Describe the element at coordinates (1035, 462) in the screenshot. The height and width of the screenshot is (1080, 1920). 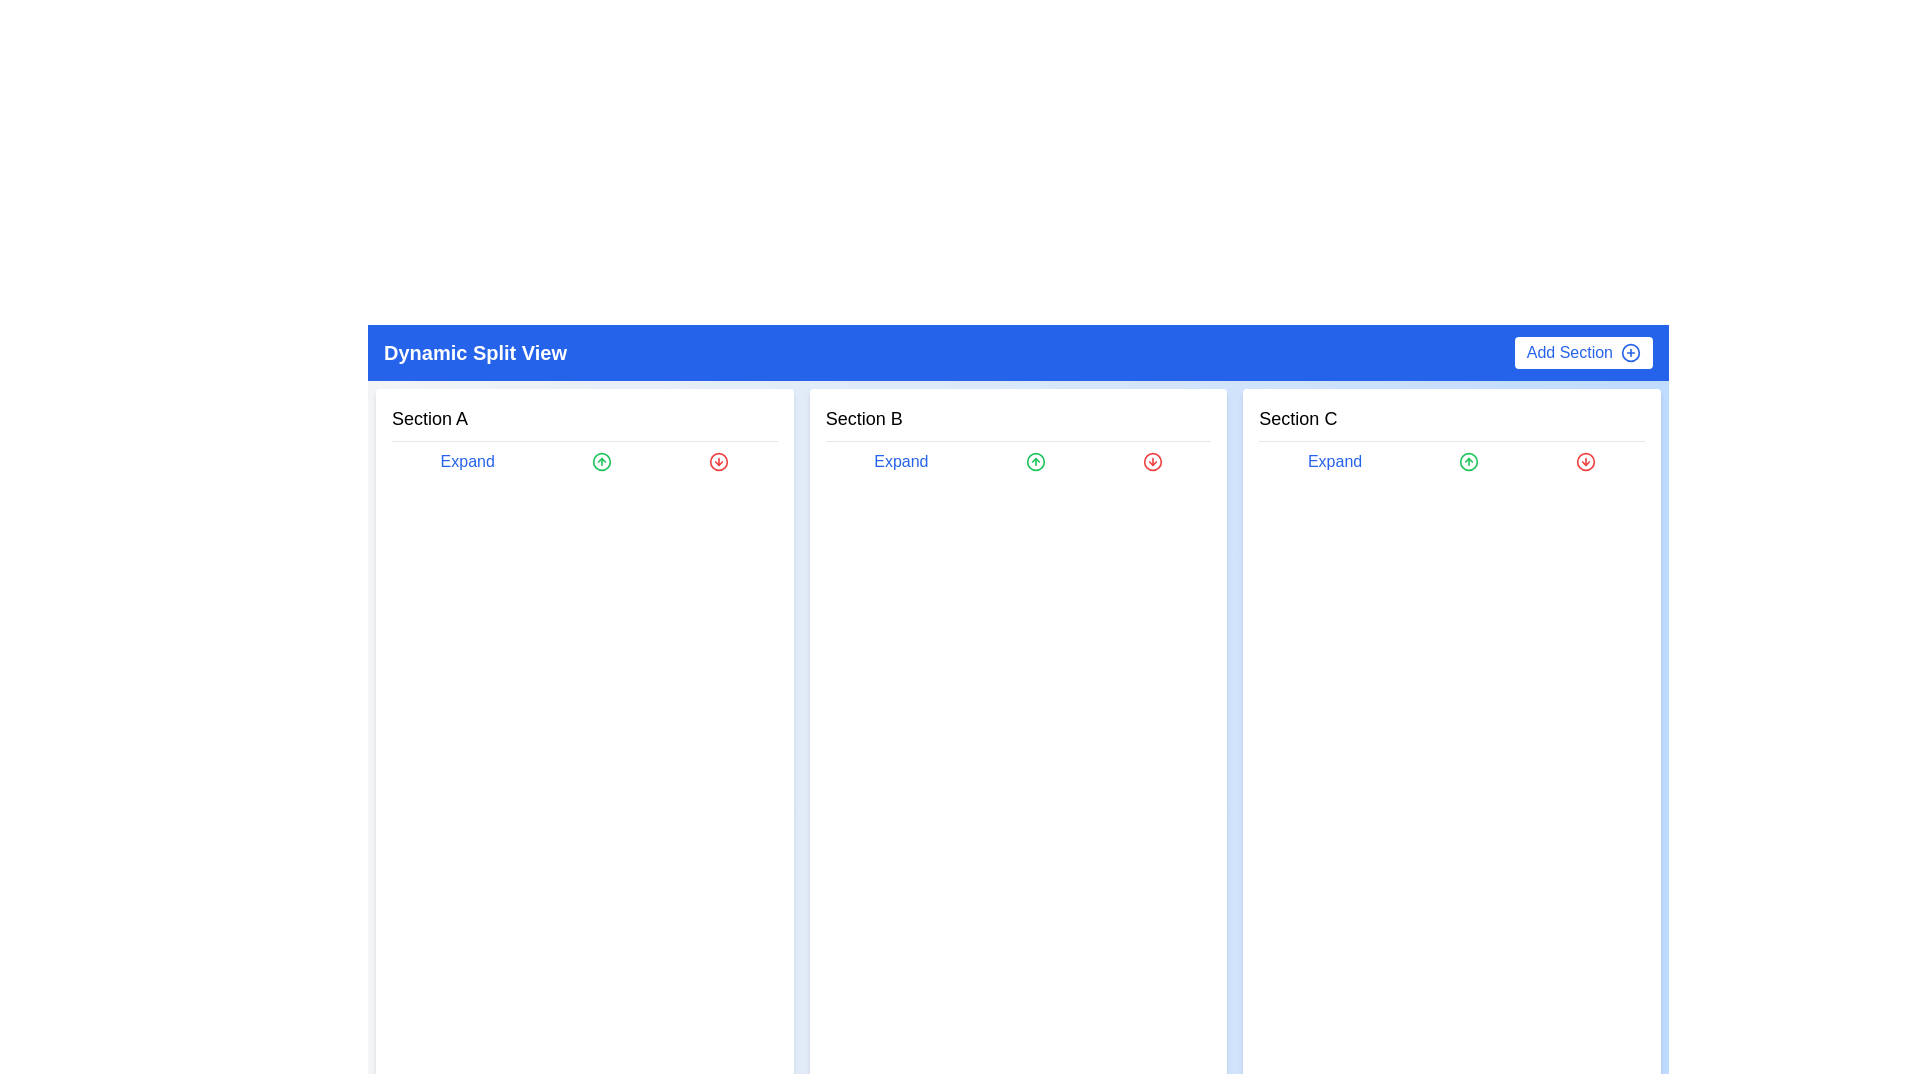
I see `the icon button in Section B that represents an action to move something upward, located between the 'Expand' text and a red-colored down arrow icon` at that location.